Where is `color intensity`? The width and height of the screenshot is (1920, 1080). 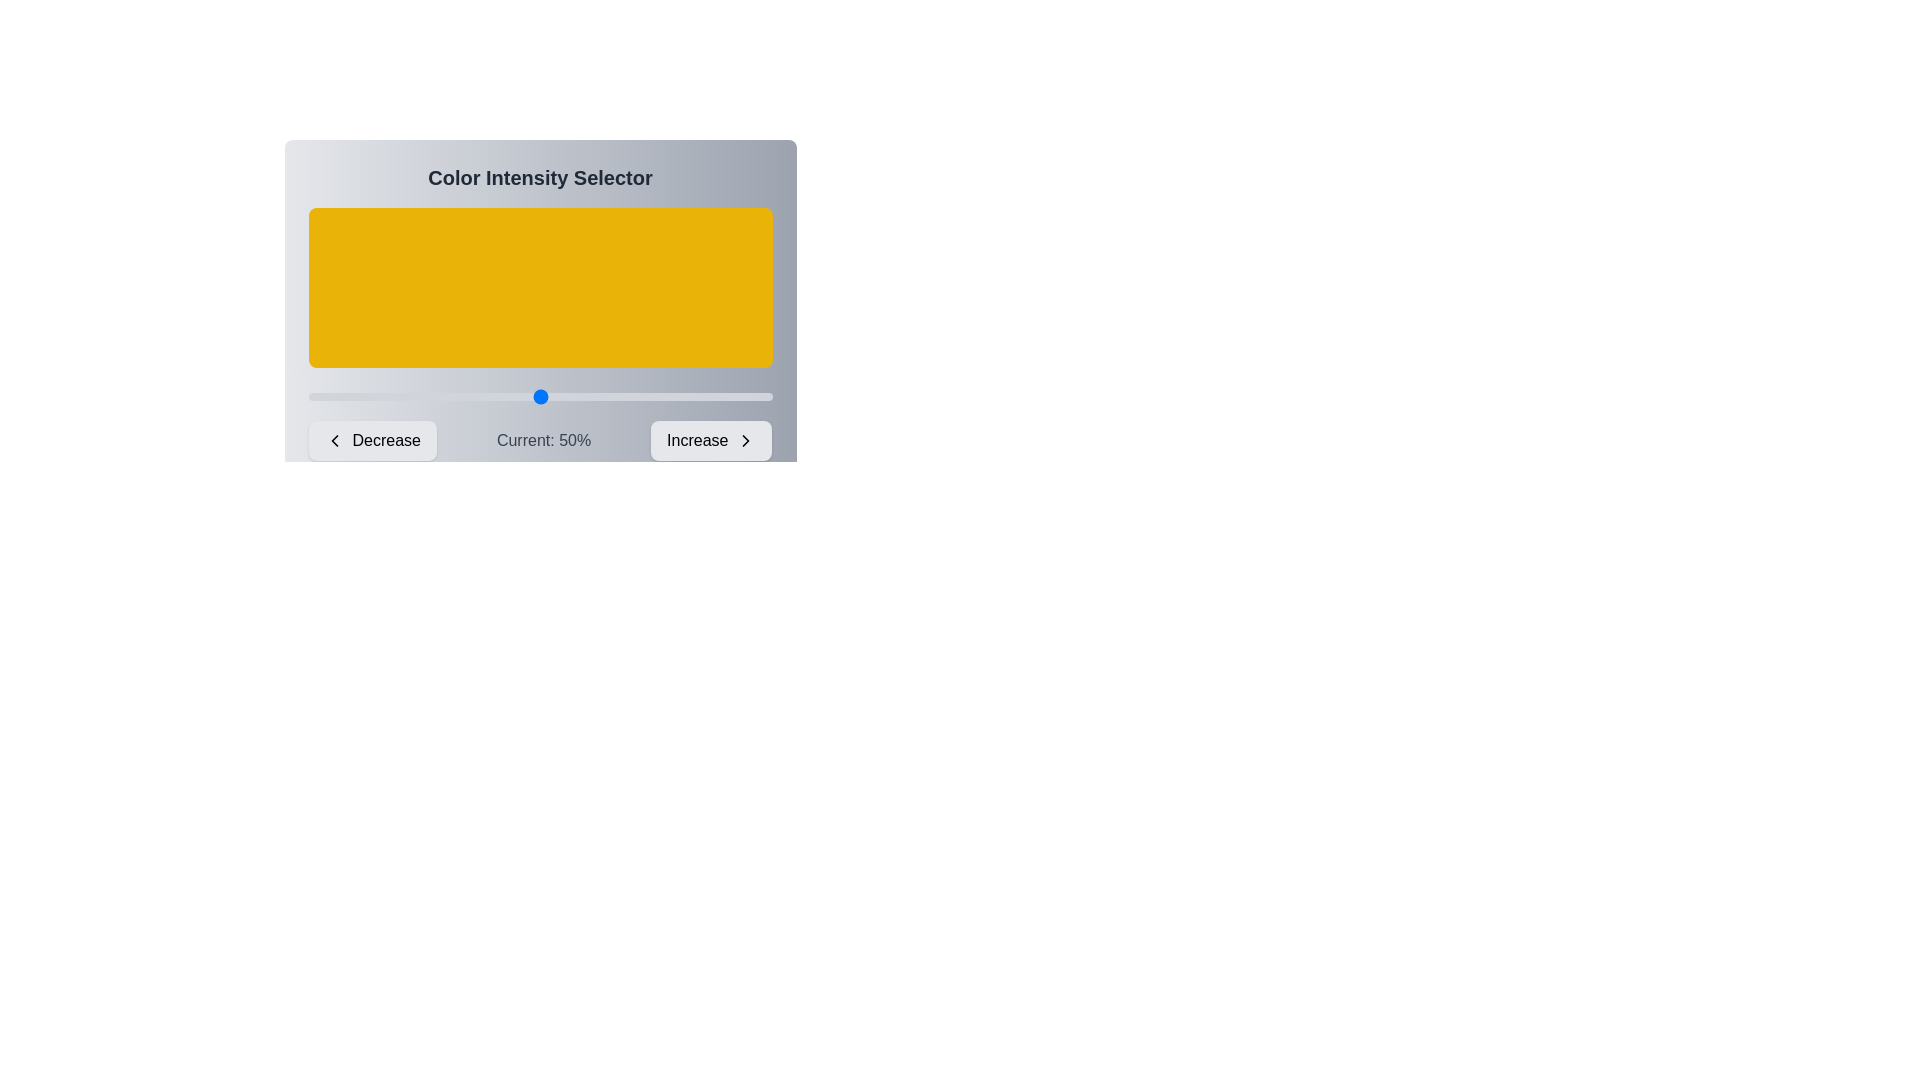
color intensity is located at coordinates (531, 397).